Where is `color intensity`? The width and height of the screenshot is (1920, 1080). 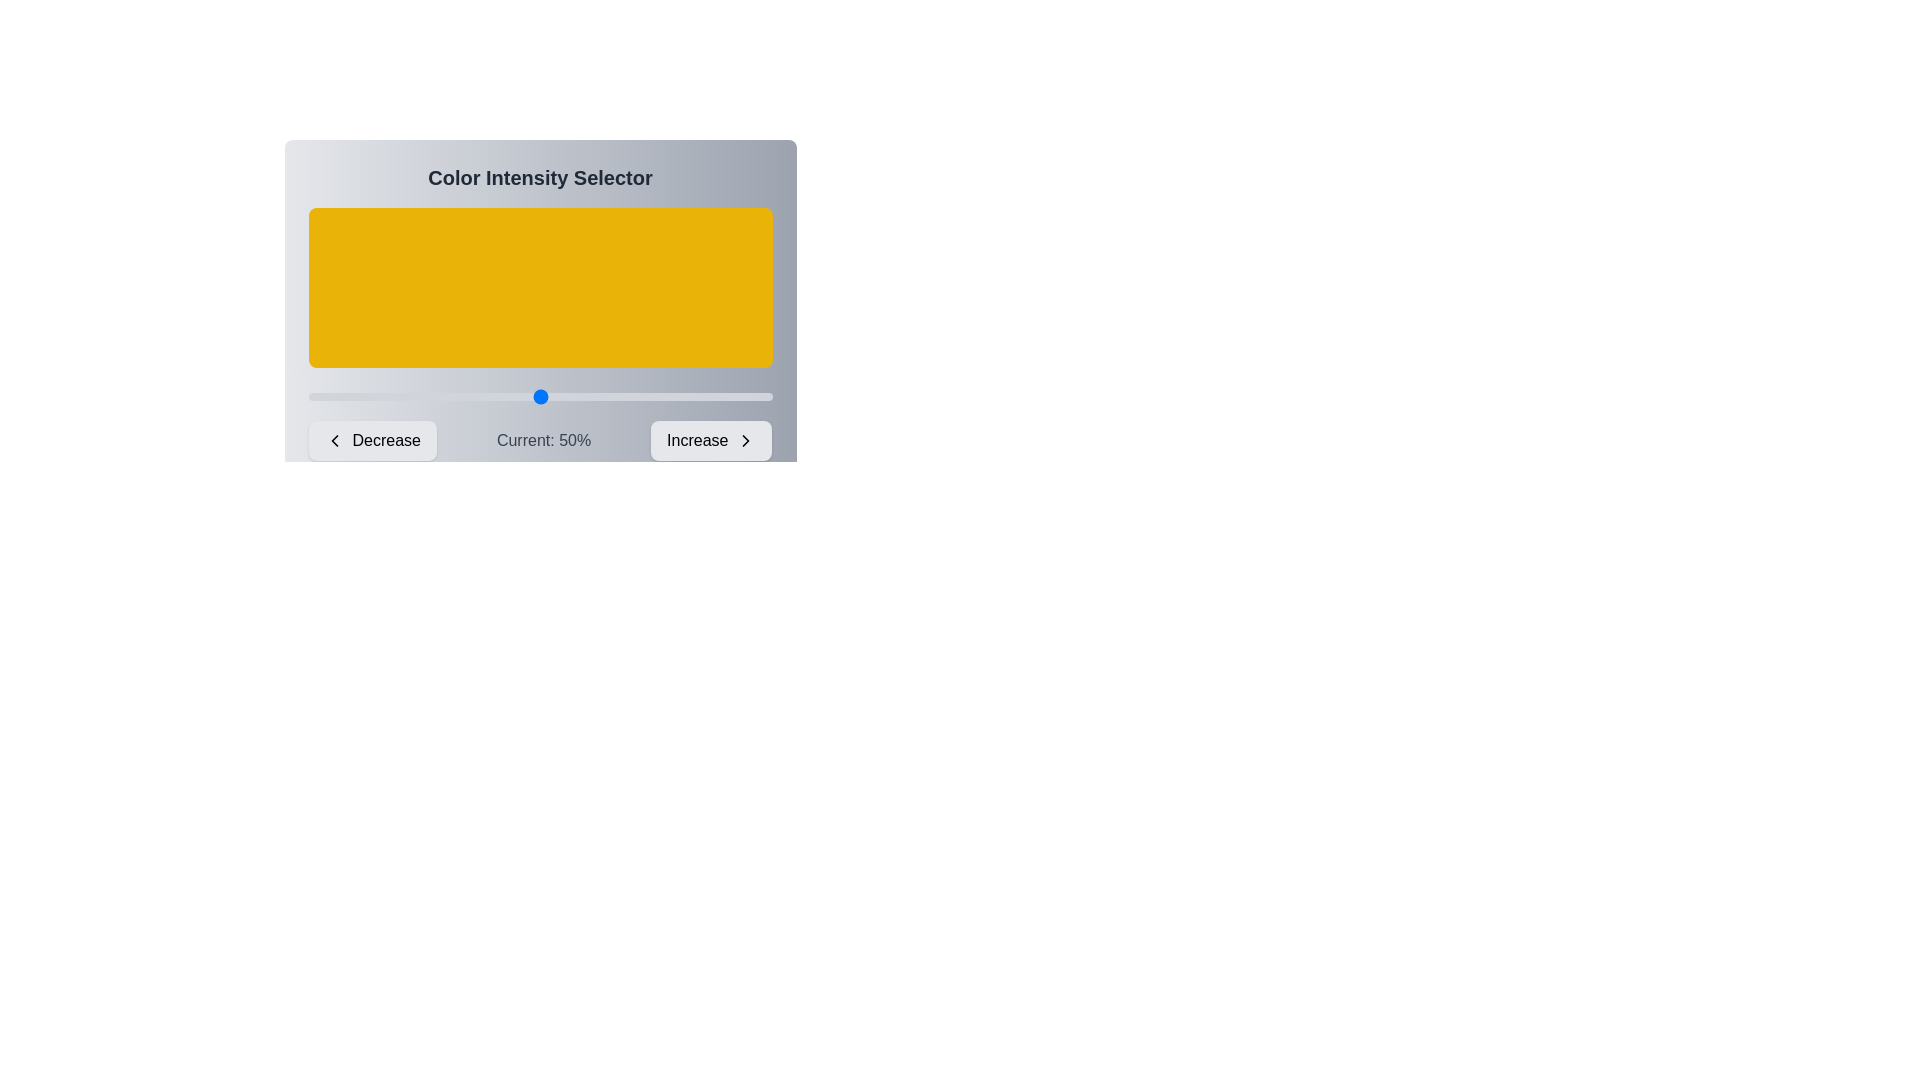
color intensity is located at coordinates (531, 397).